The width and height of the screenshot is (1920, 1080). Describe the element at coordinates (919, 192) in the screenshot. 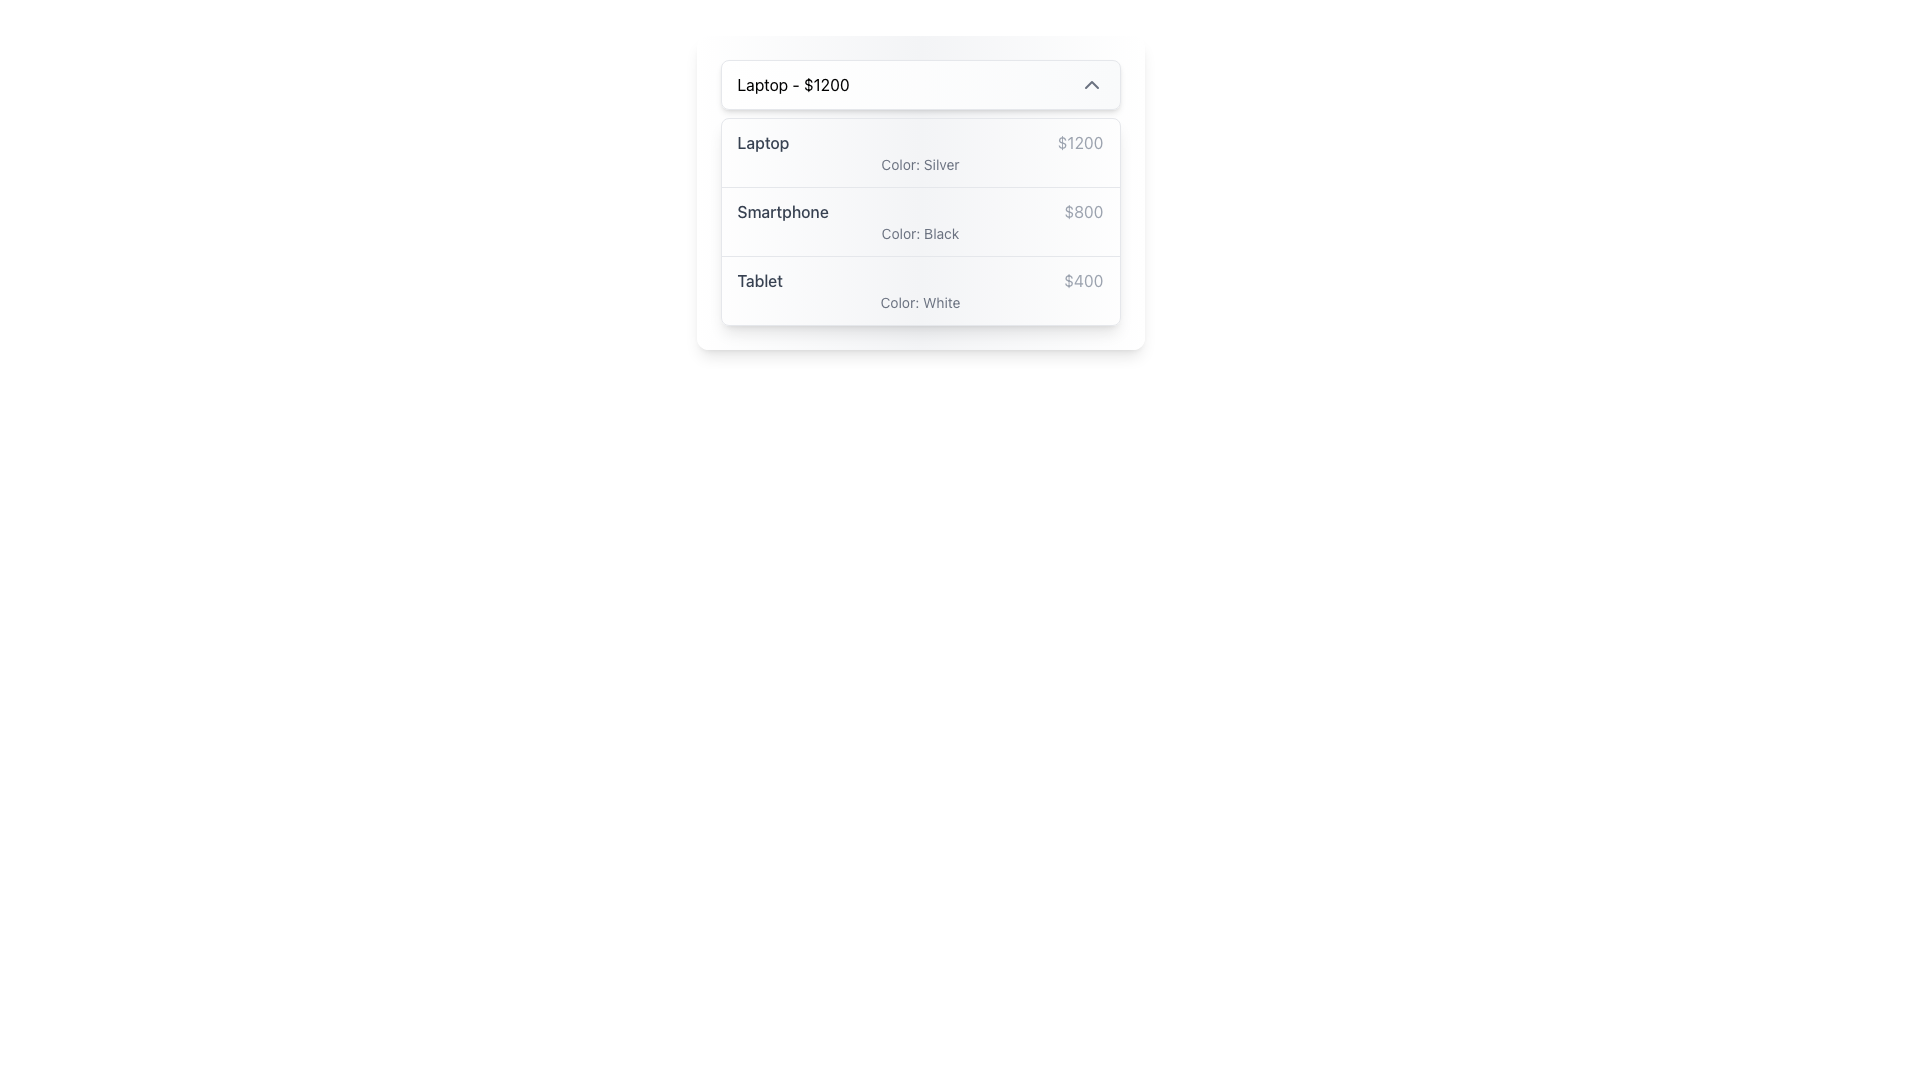

I see `the smartphone product listing item that is the second in a vertical list, positioned below 'Laptop - $1200' and above 'Tablet - $400'` at that location.